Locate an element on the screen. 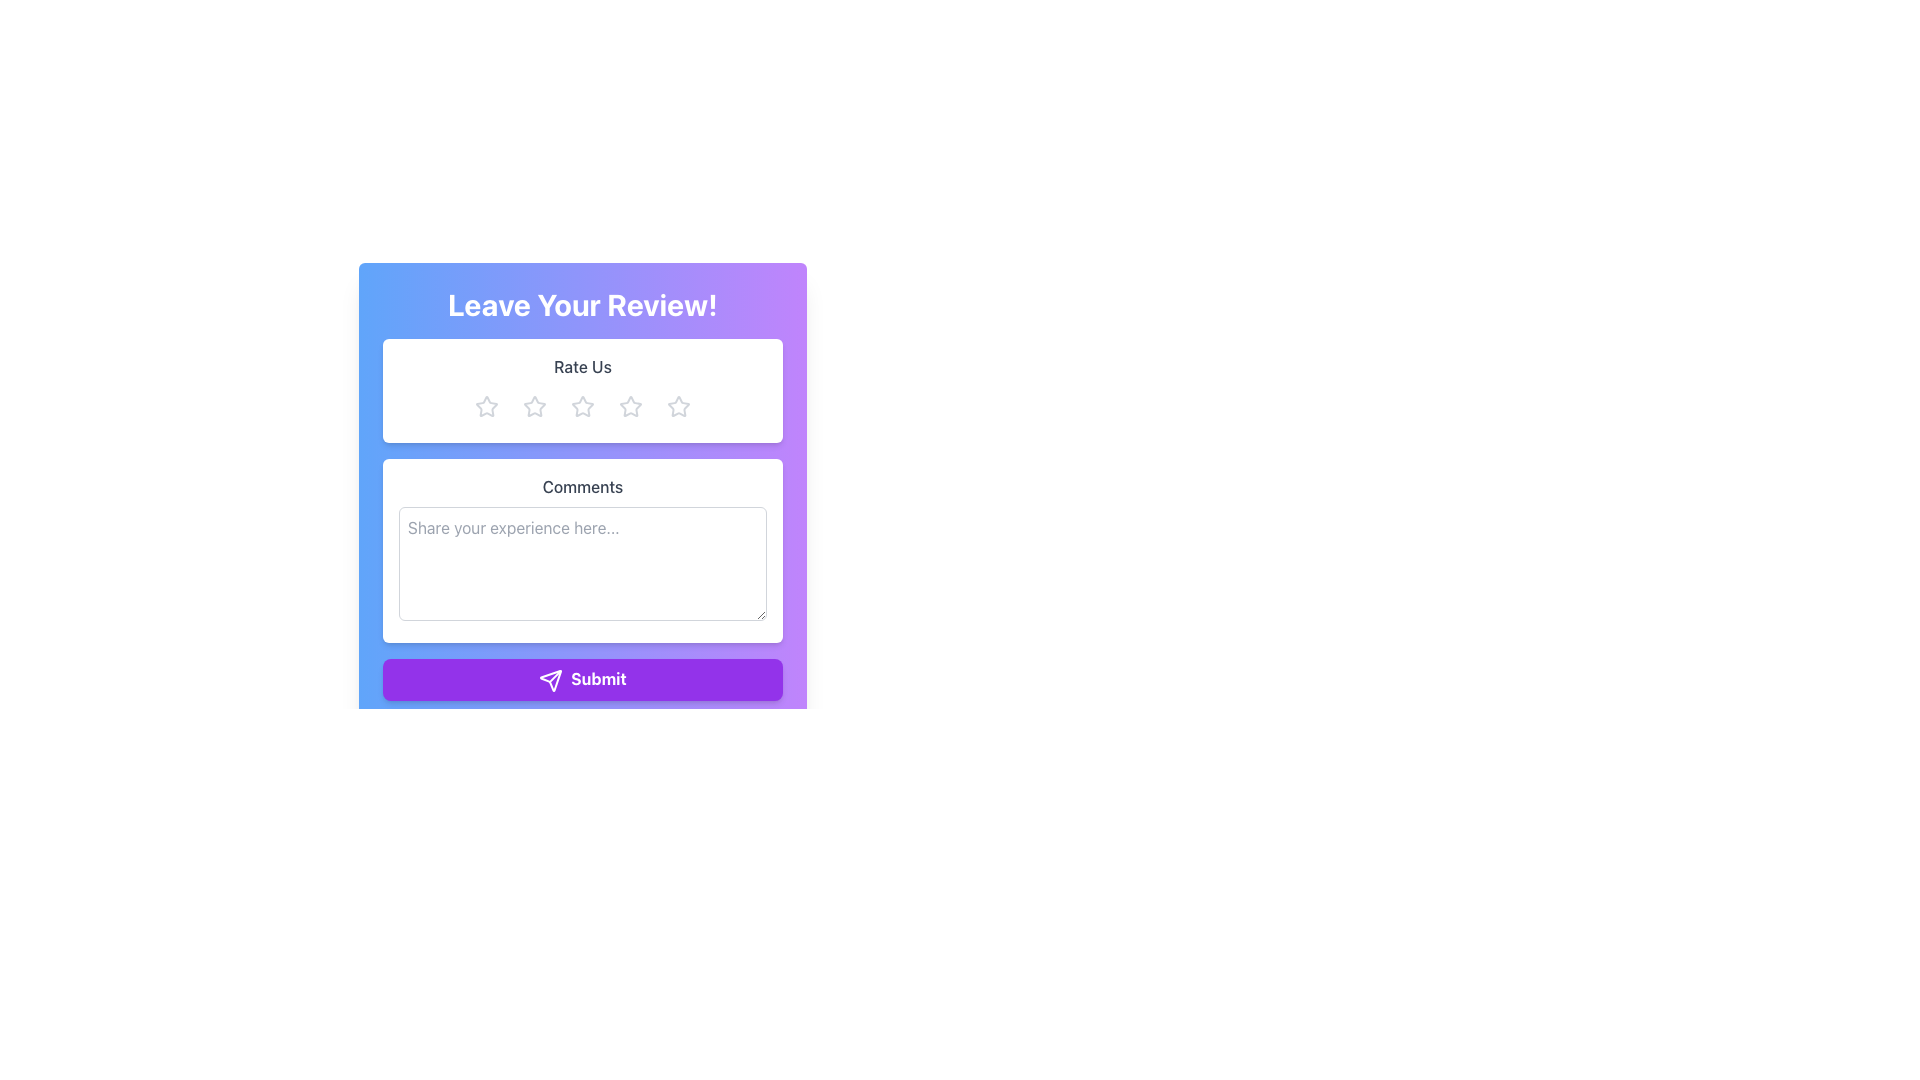  the text label that indicates the purpose of the comment input field, positioned centrally at the top of the comment input section is located at coordinates (581, 486).